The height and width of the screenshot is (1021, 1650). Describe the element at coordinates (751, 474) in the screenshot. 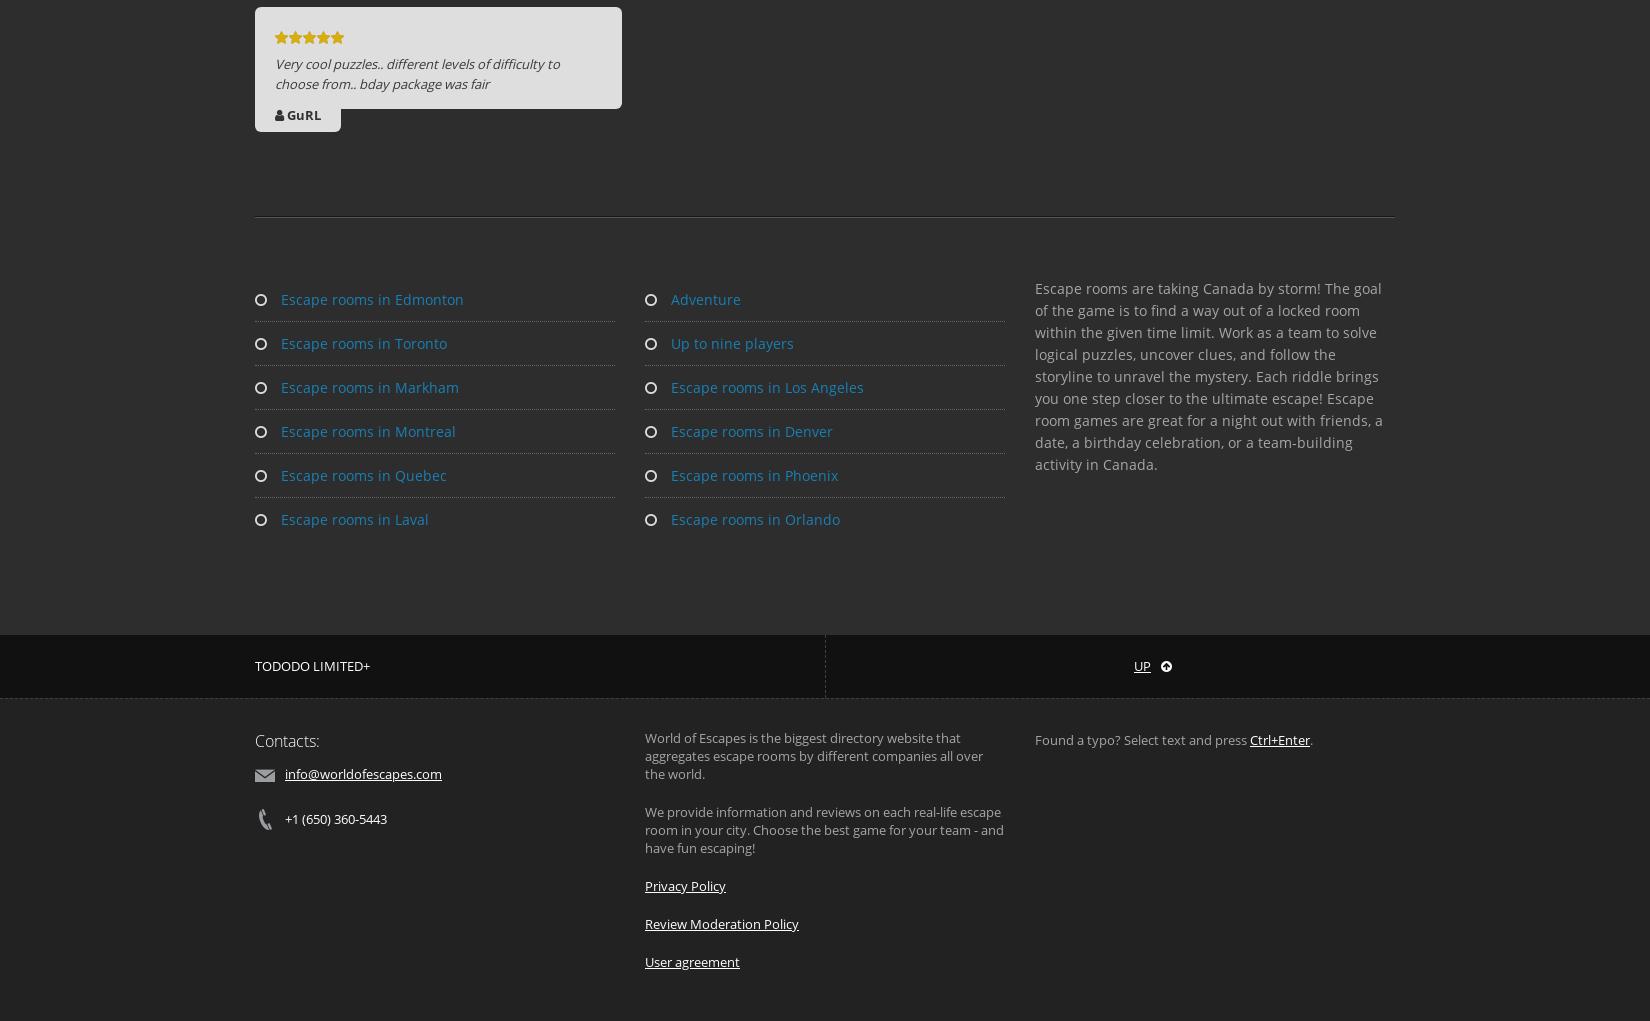

I see `'Escape rooms in Phoenix'` at that location.